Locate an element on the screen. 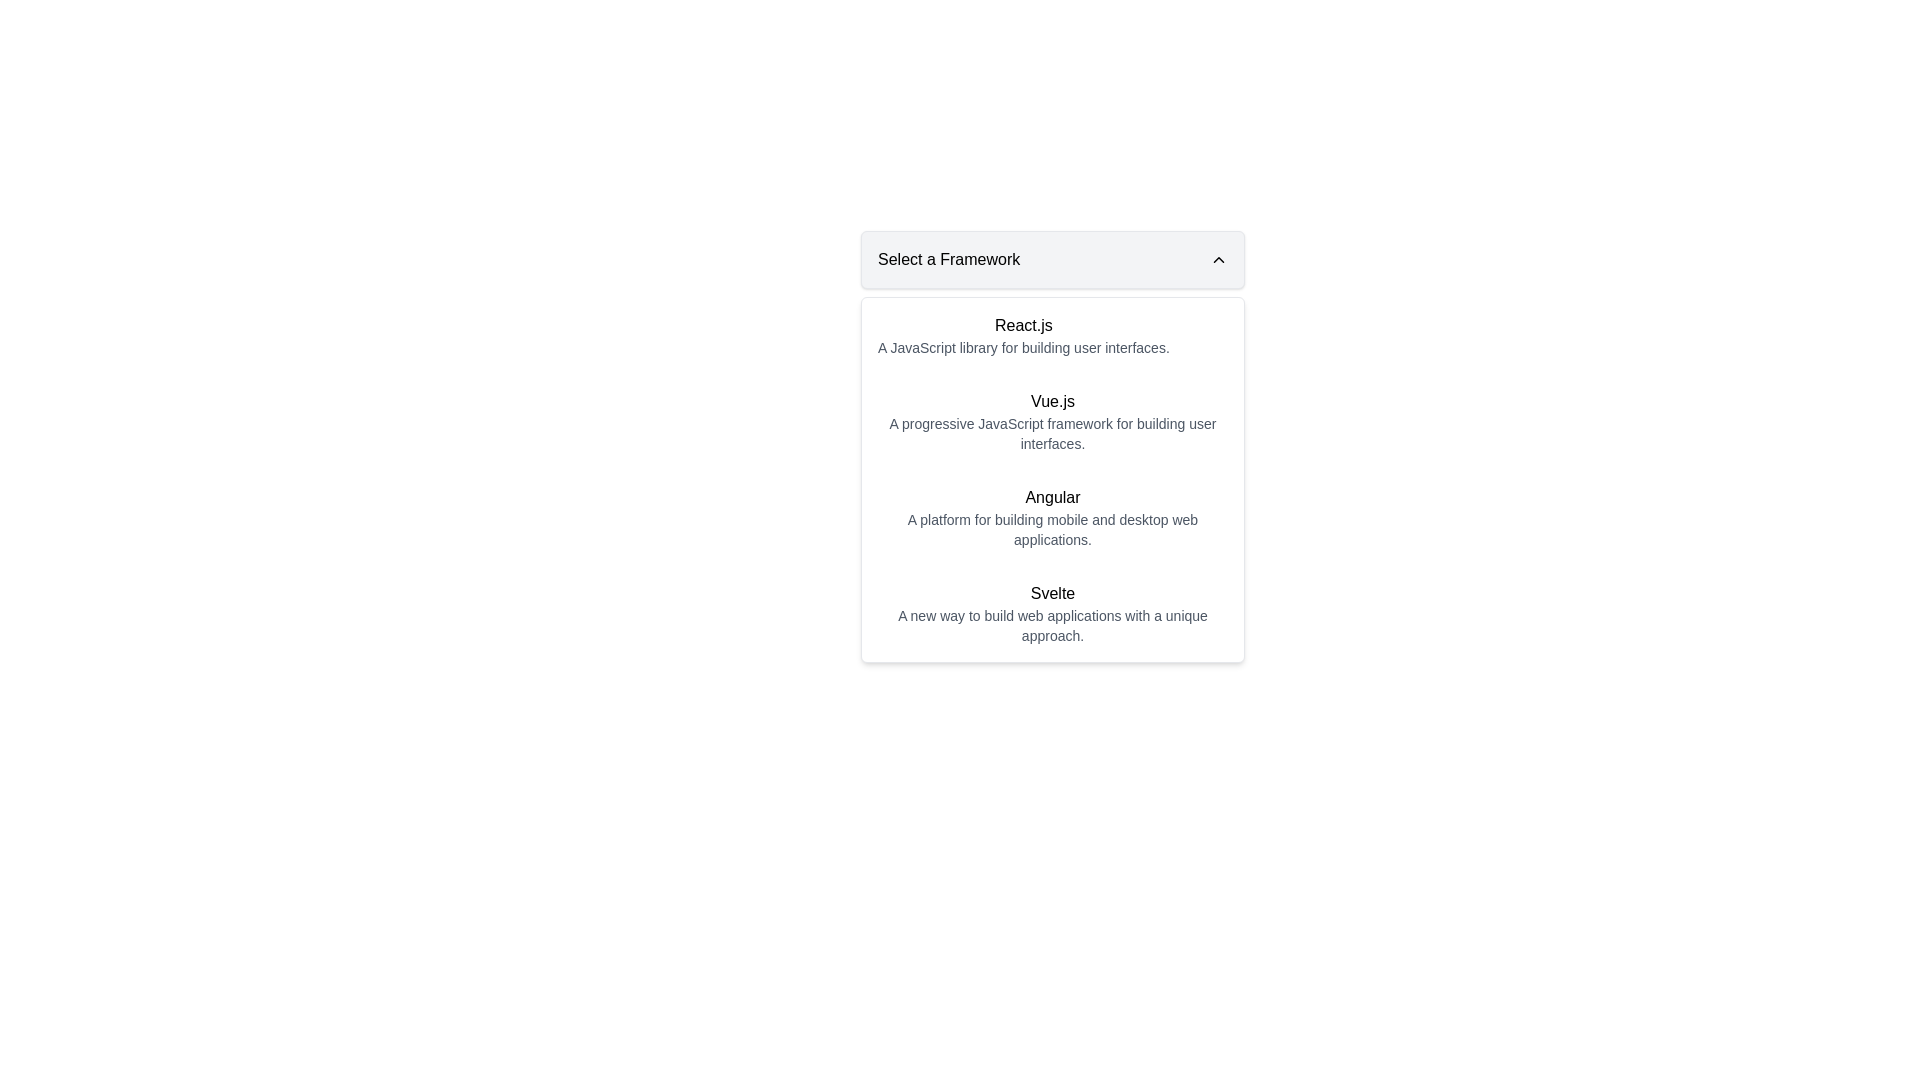 The height and width of the screenshot is (1080, 1920). the second item in the dropdown menu for the 'Vue.js' framework to highlight the selection is located at coordinates (1051, 420).